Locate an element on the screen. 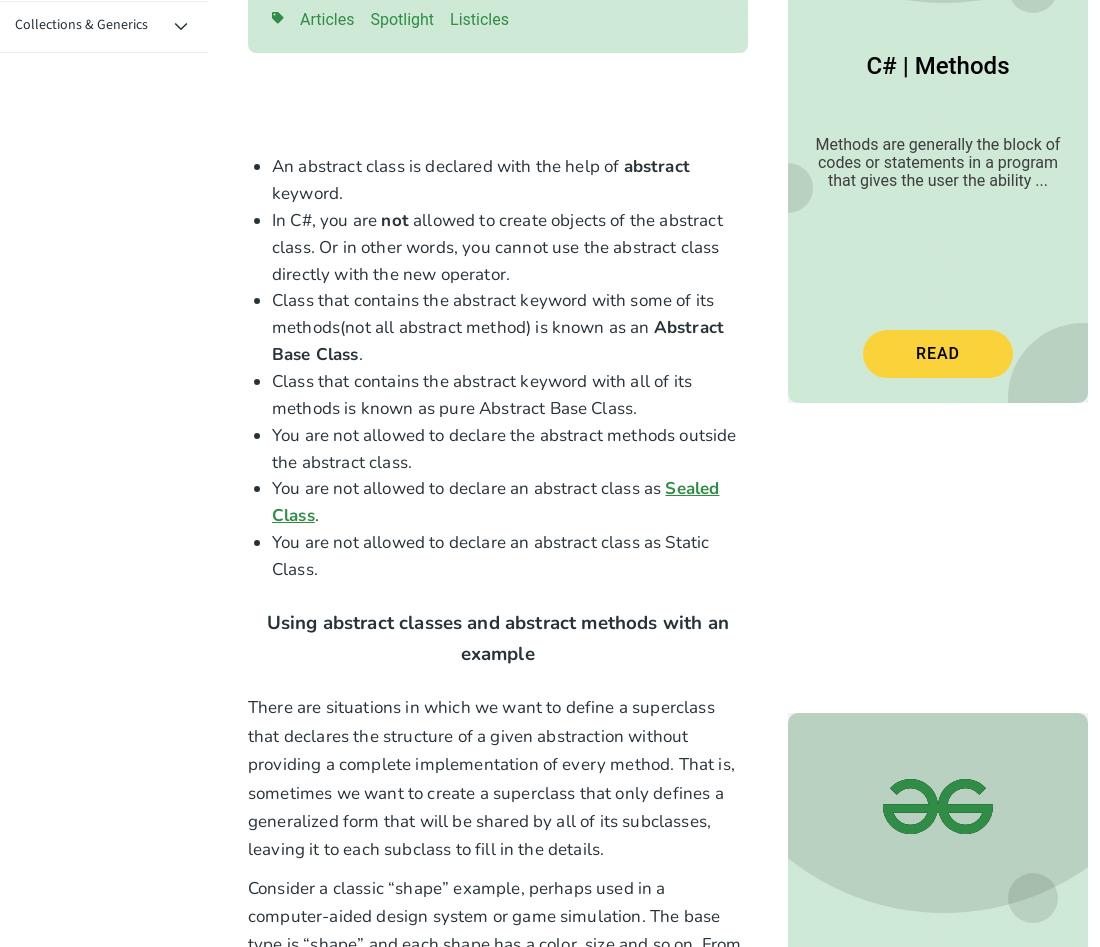 The width and height of the screenshot is (1100, 947). 'keyword.' is located at coordinates (306, 192).